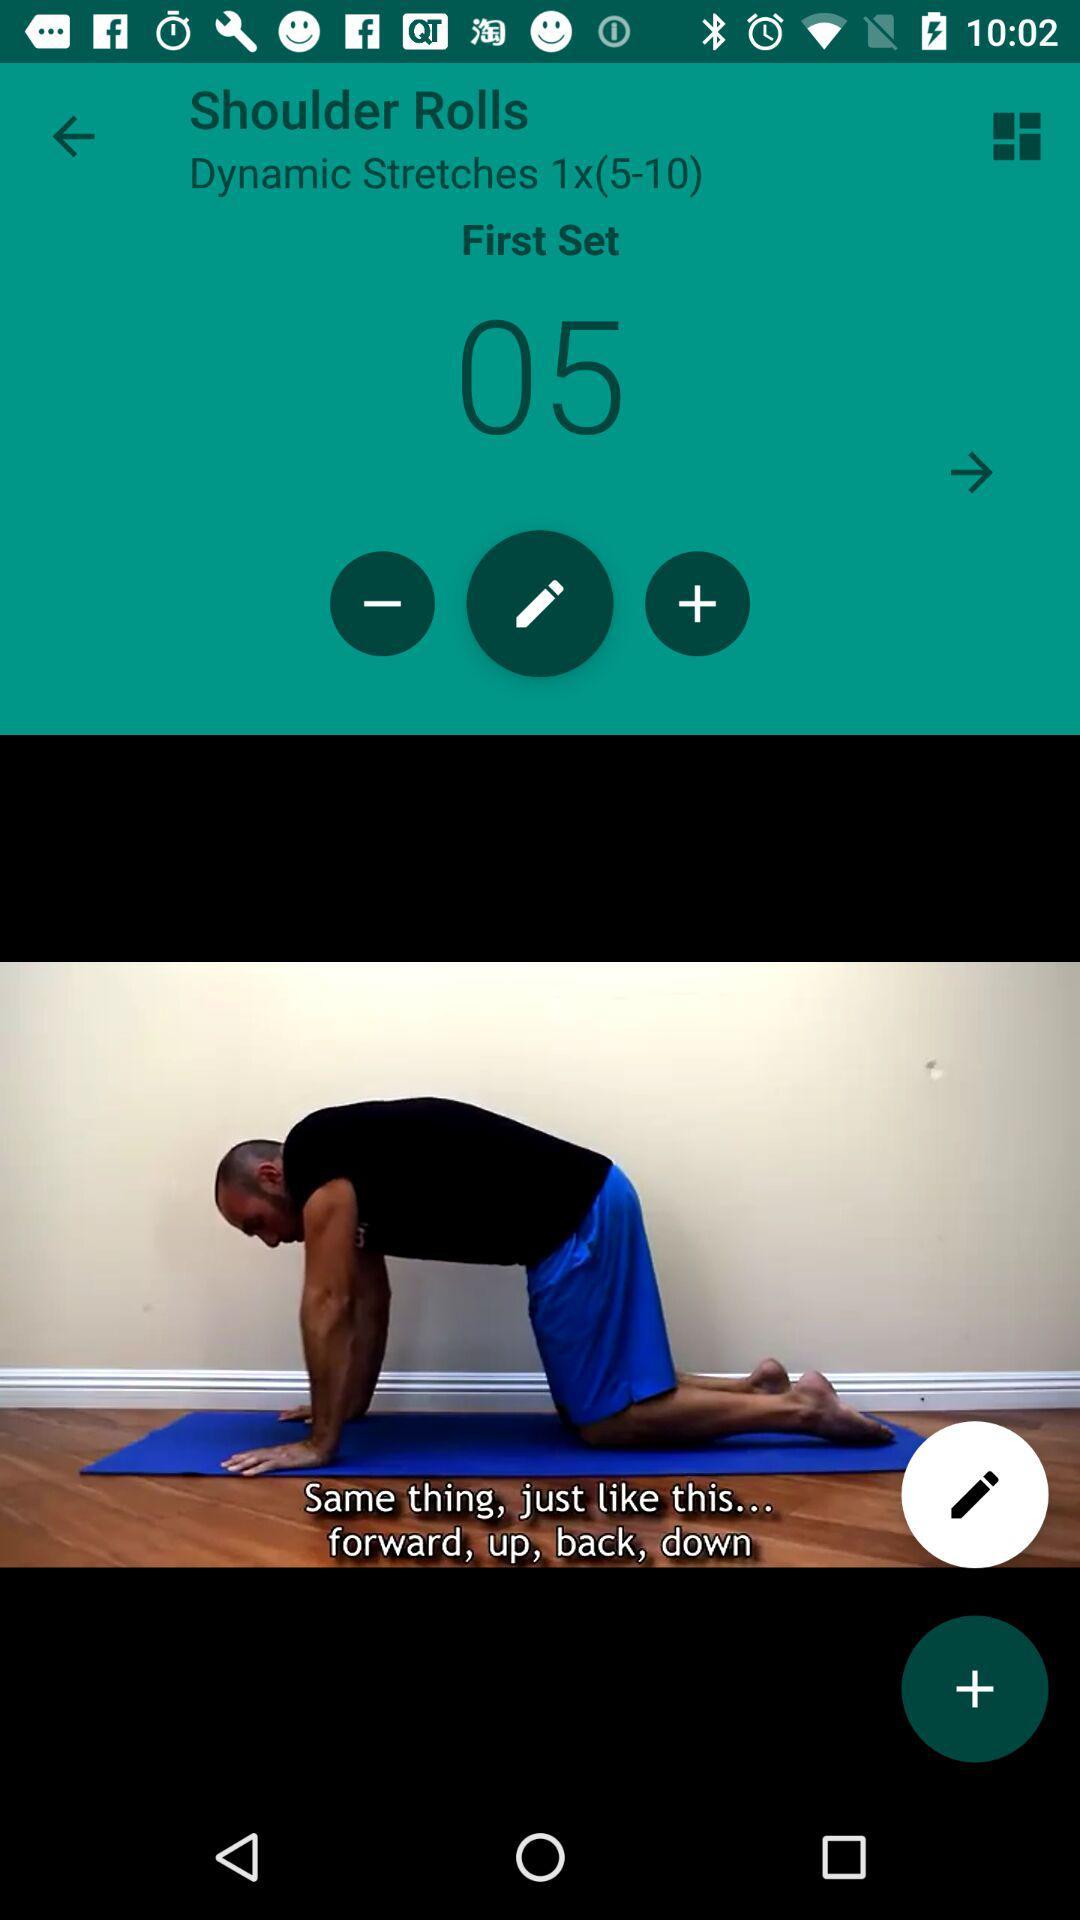 This screenshot has width=1080, height=1920. What do you see at coordinates (974, 1688) in the screenshot?
I see `increace` at bounding box center [974, 1688].